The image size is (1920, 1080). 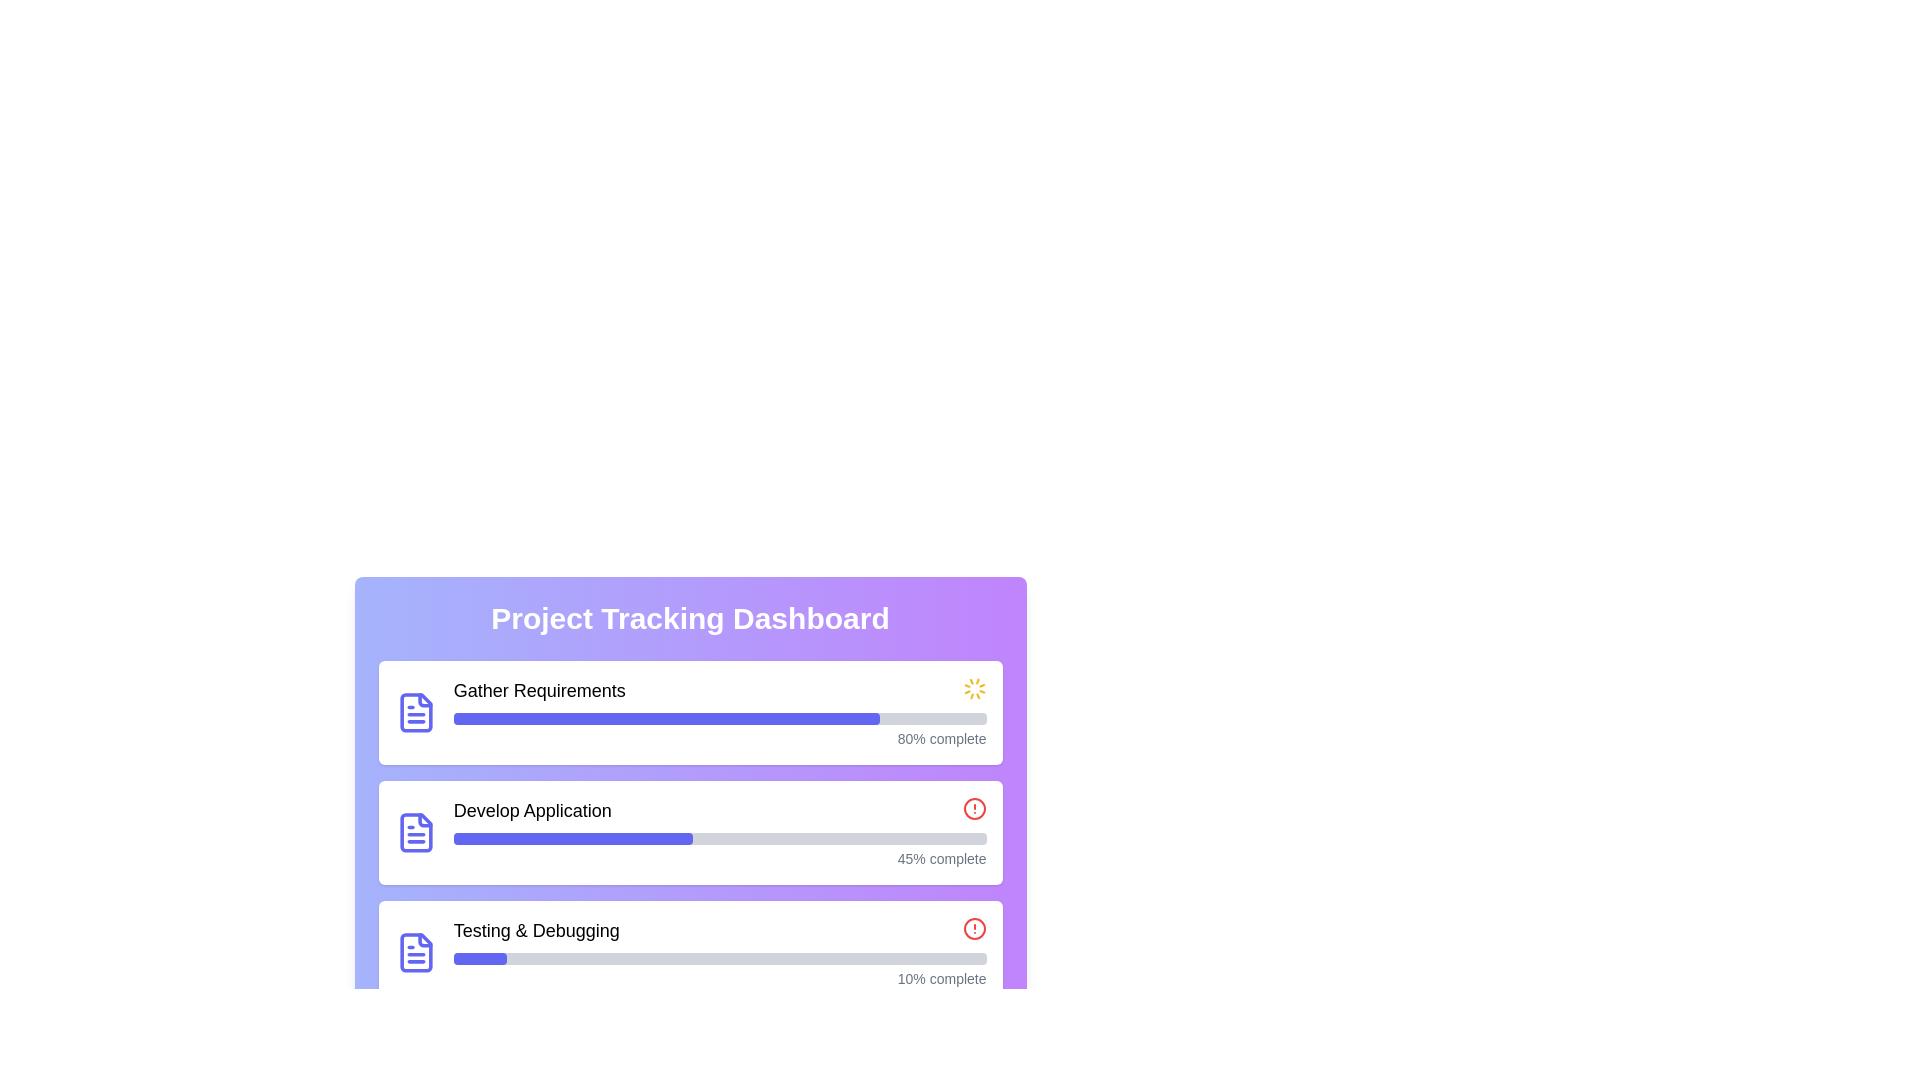 What do you see at coordinates (720, 951) in the screenshot?
I see `the progress bar and textual display component representing the progress of the 'Testing & Debugging' task in the 'Project Tracking Dashboard'` at bounding box center [720, 951].